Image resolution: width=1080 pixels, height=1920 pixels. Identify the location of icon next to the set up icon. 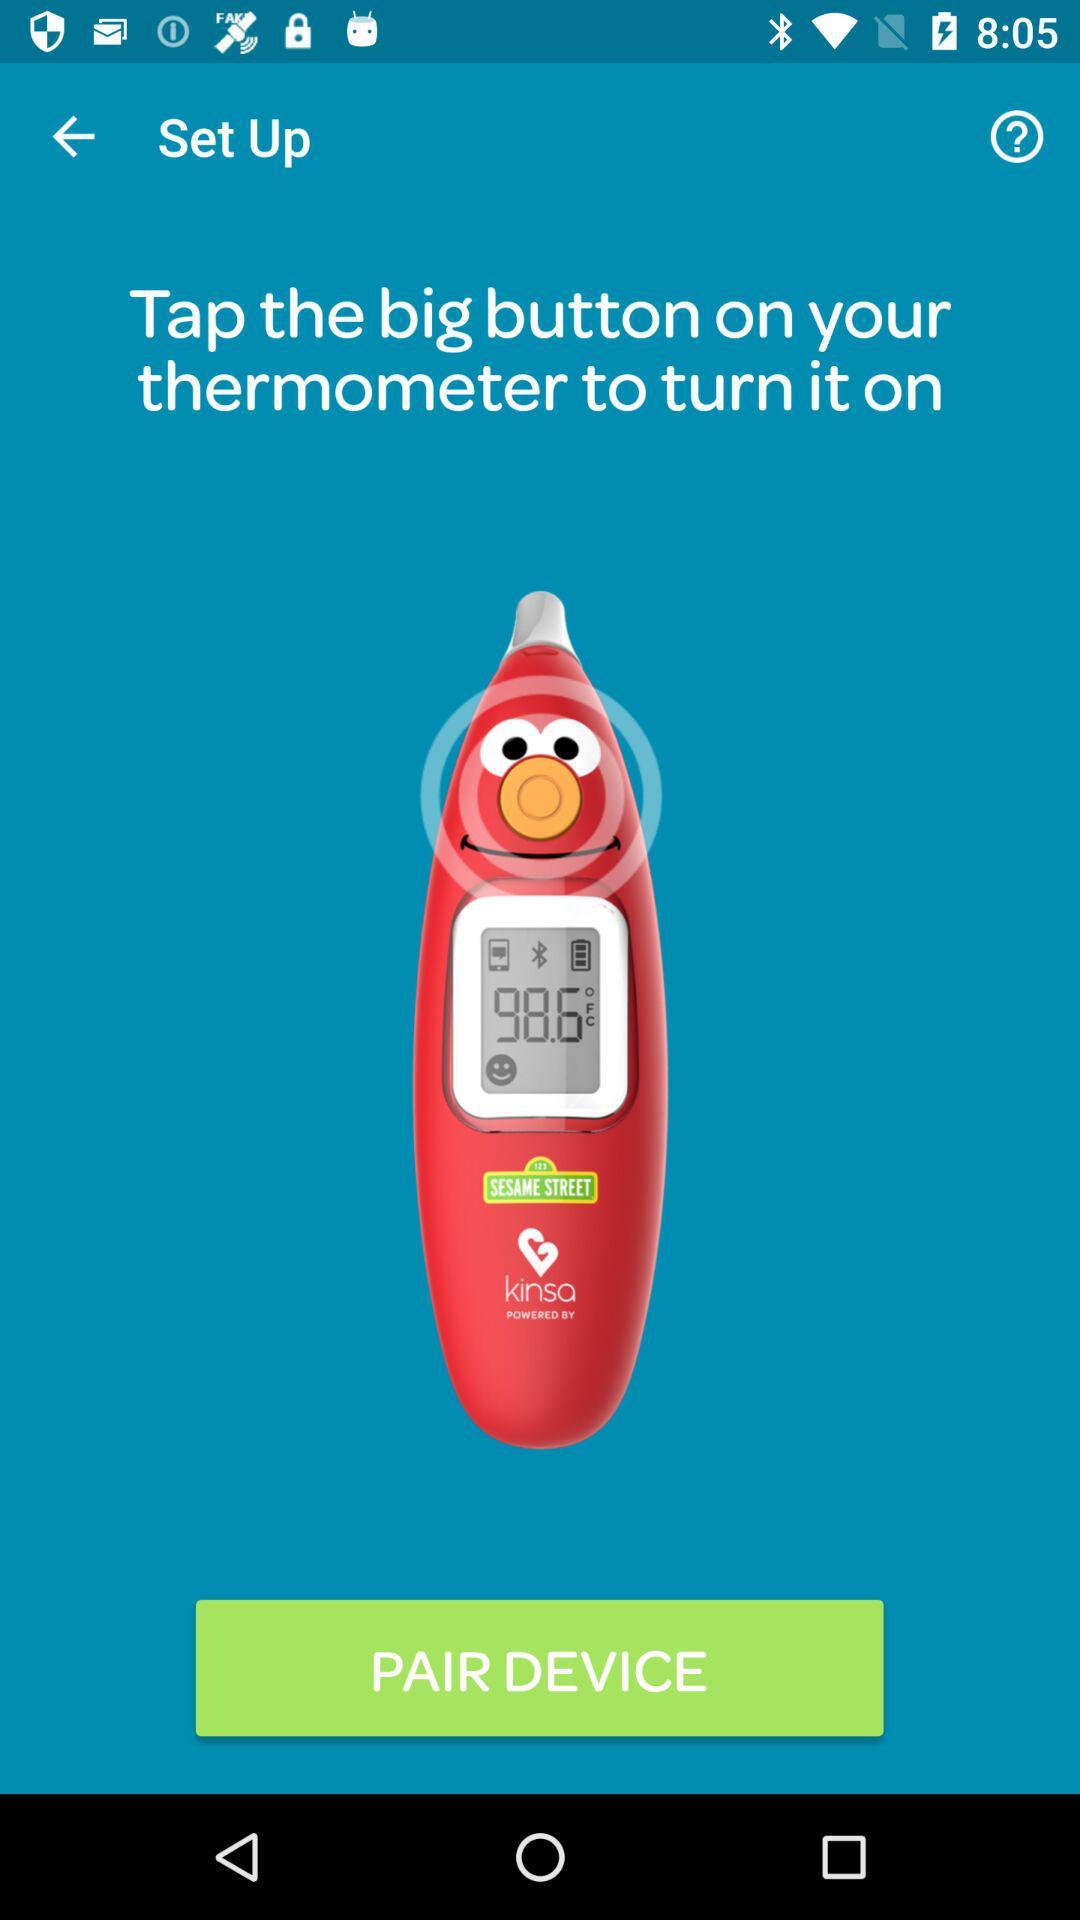
(1017, 135).